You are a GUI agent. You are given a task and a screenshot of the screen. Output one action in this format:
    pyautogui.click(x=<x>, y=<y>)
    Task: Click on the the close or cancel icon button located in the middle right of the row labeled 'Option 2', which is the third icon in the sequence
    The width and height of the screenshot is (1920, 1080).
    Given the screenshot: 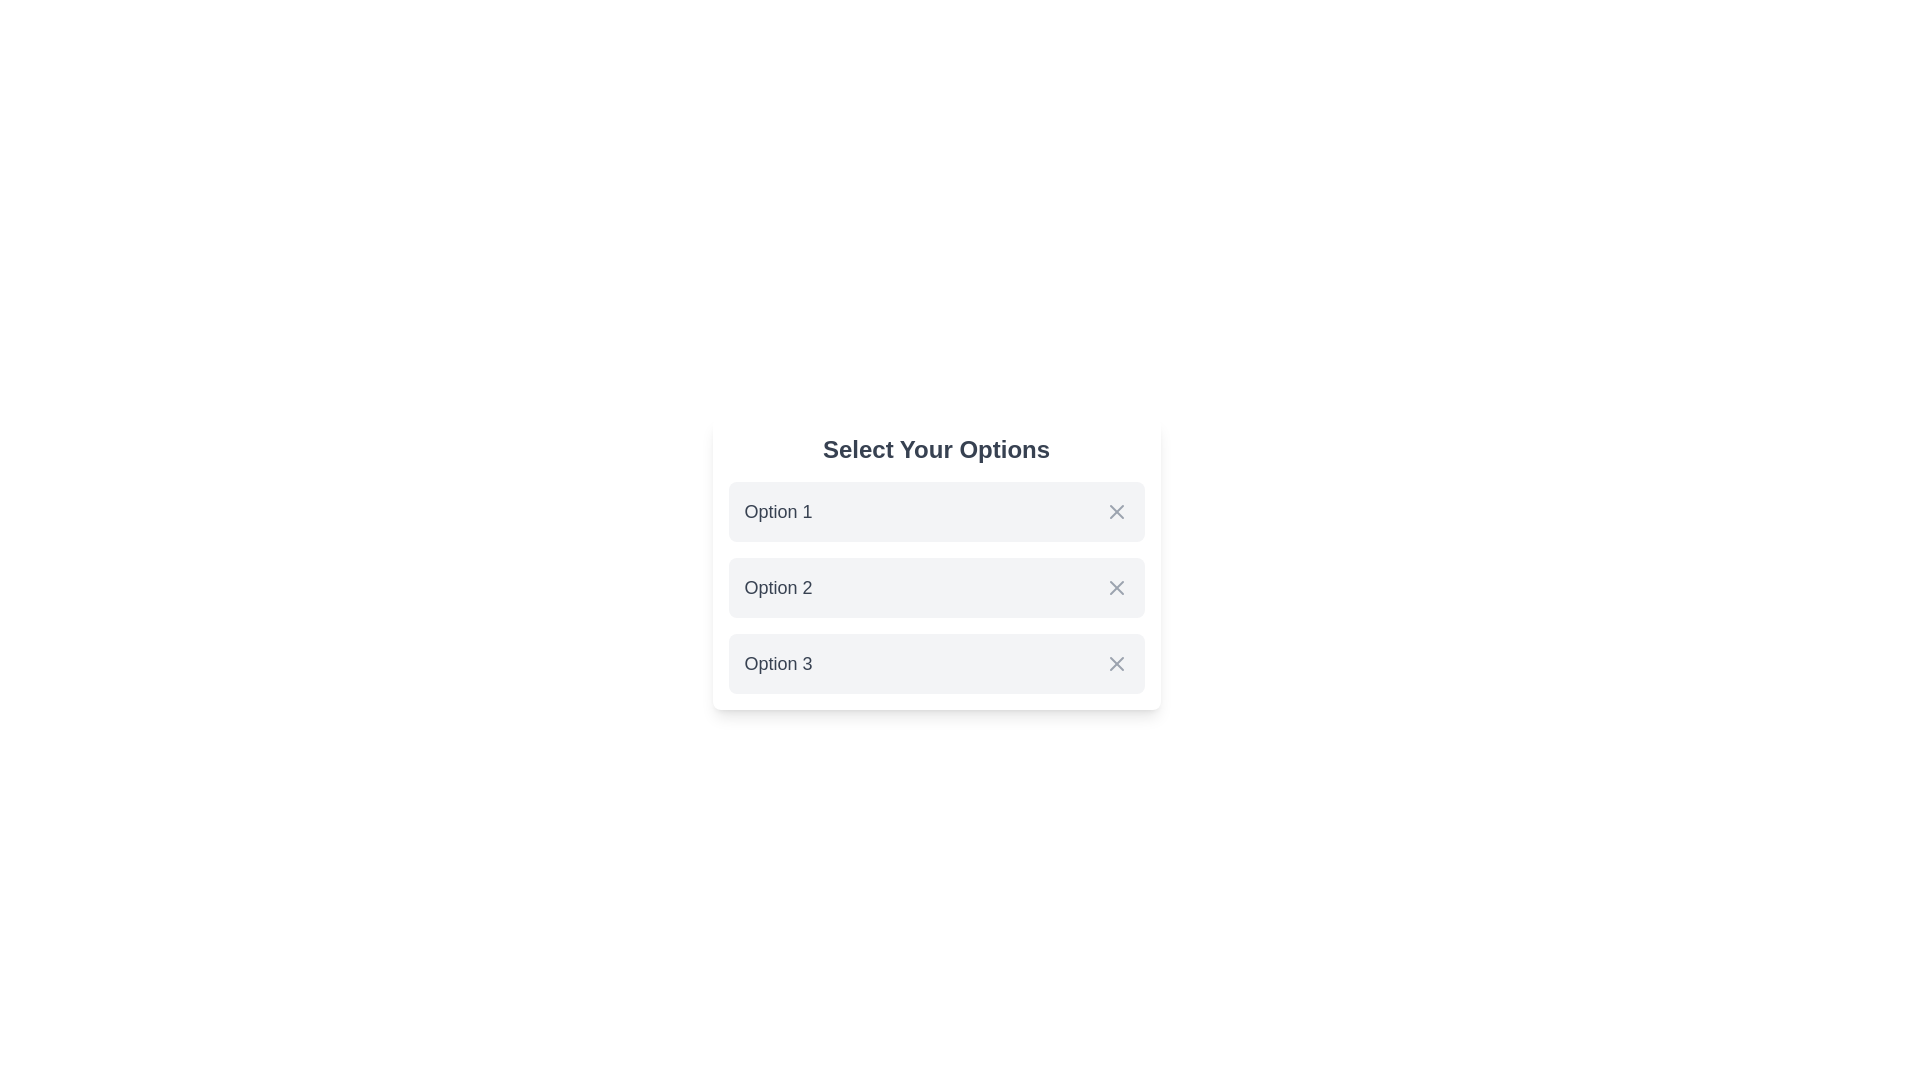 What is the action you would take?
    pyautogui.click(x=1115, y=586)
    